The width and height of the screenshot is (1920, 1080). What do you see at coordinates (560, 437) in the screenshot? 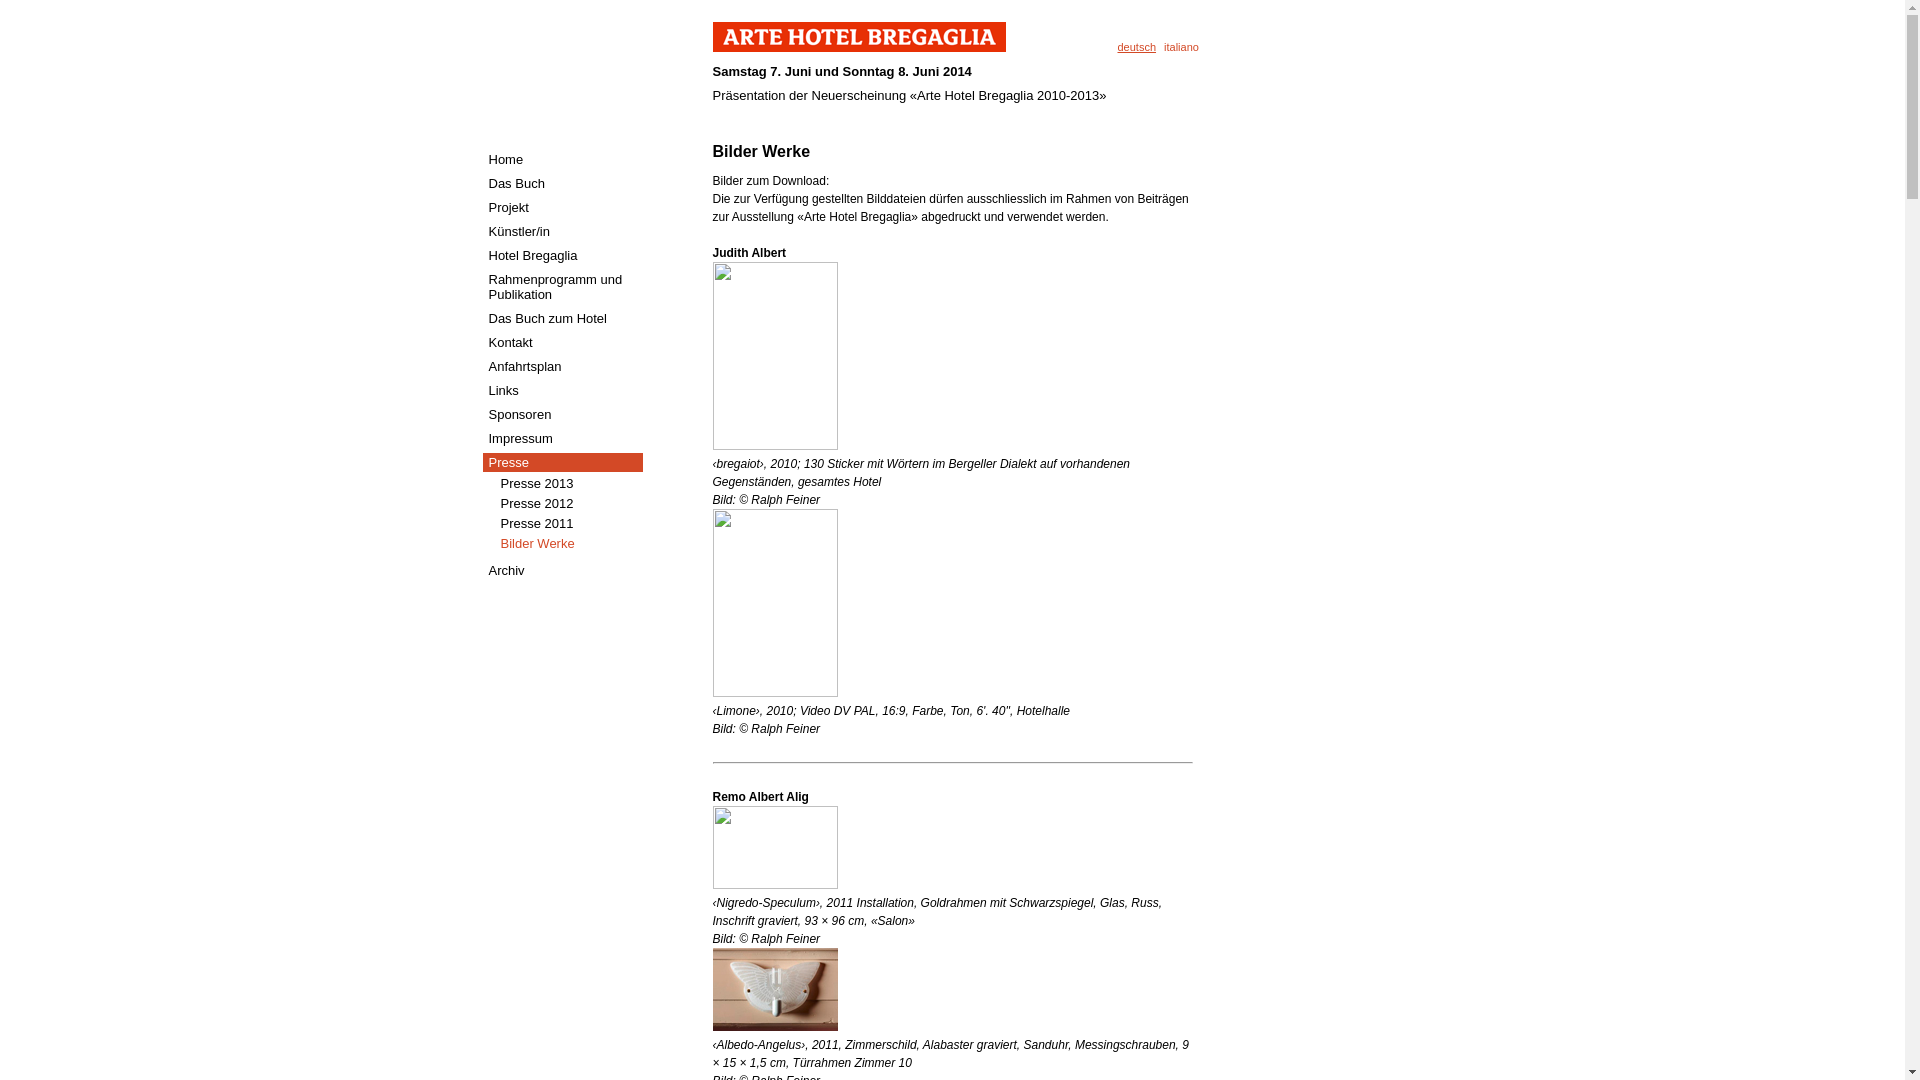
I see `'Impressum'` at bounding box center [560, 437].